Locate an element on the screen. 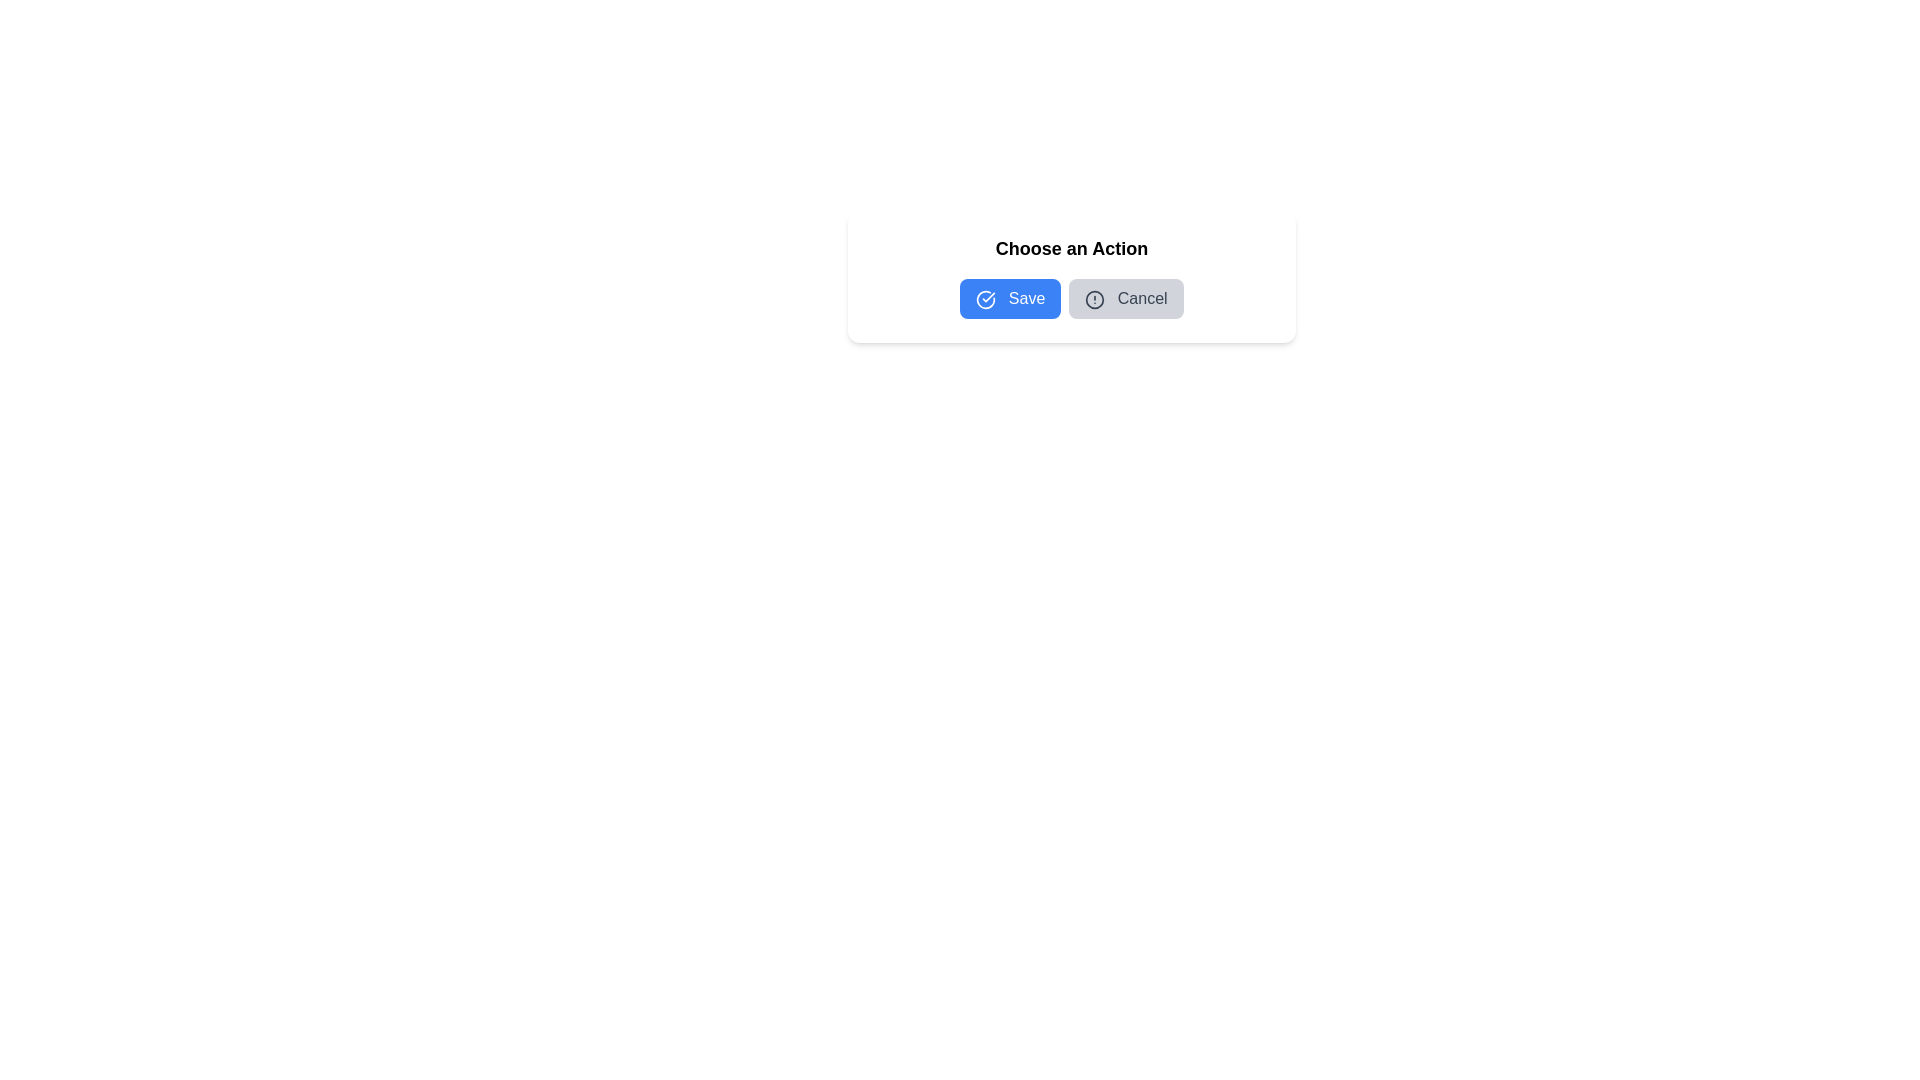  the blue 'Save' button with a checkmark icon is located at coordinates (1010, 299).